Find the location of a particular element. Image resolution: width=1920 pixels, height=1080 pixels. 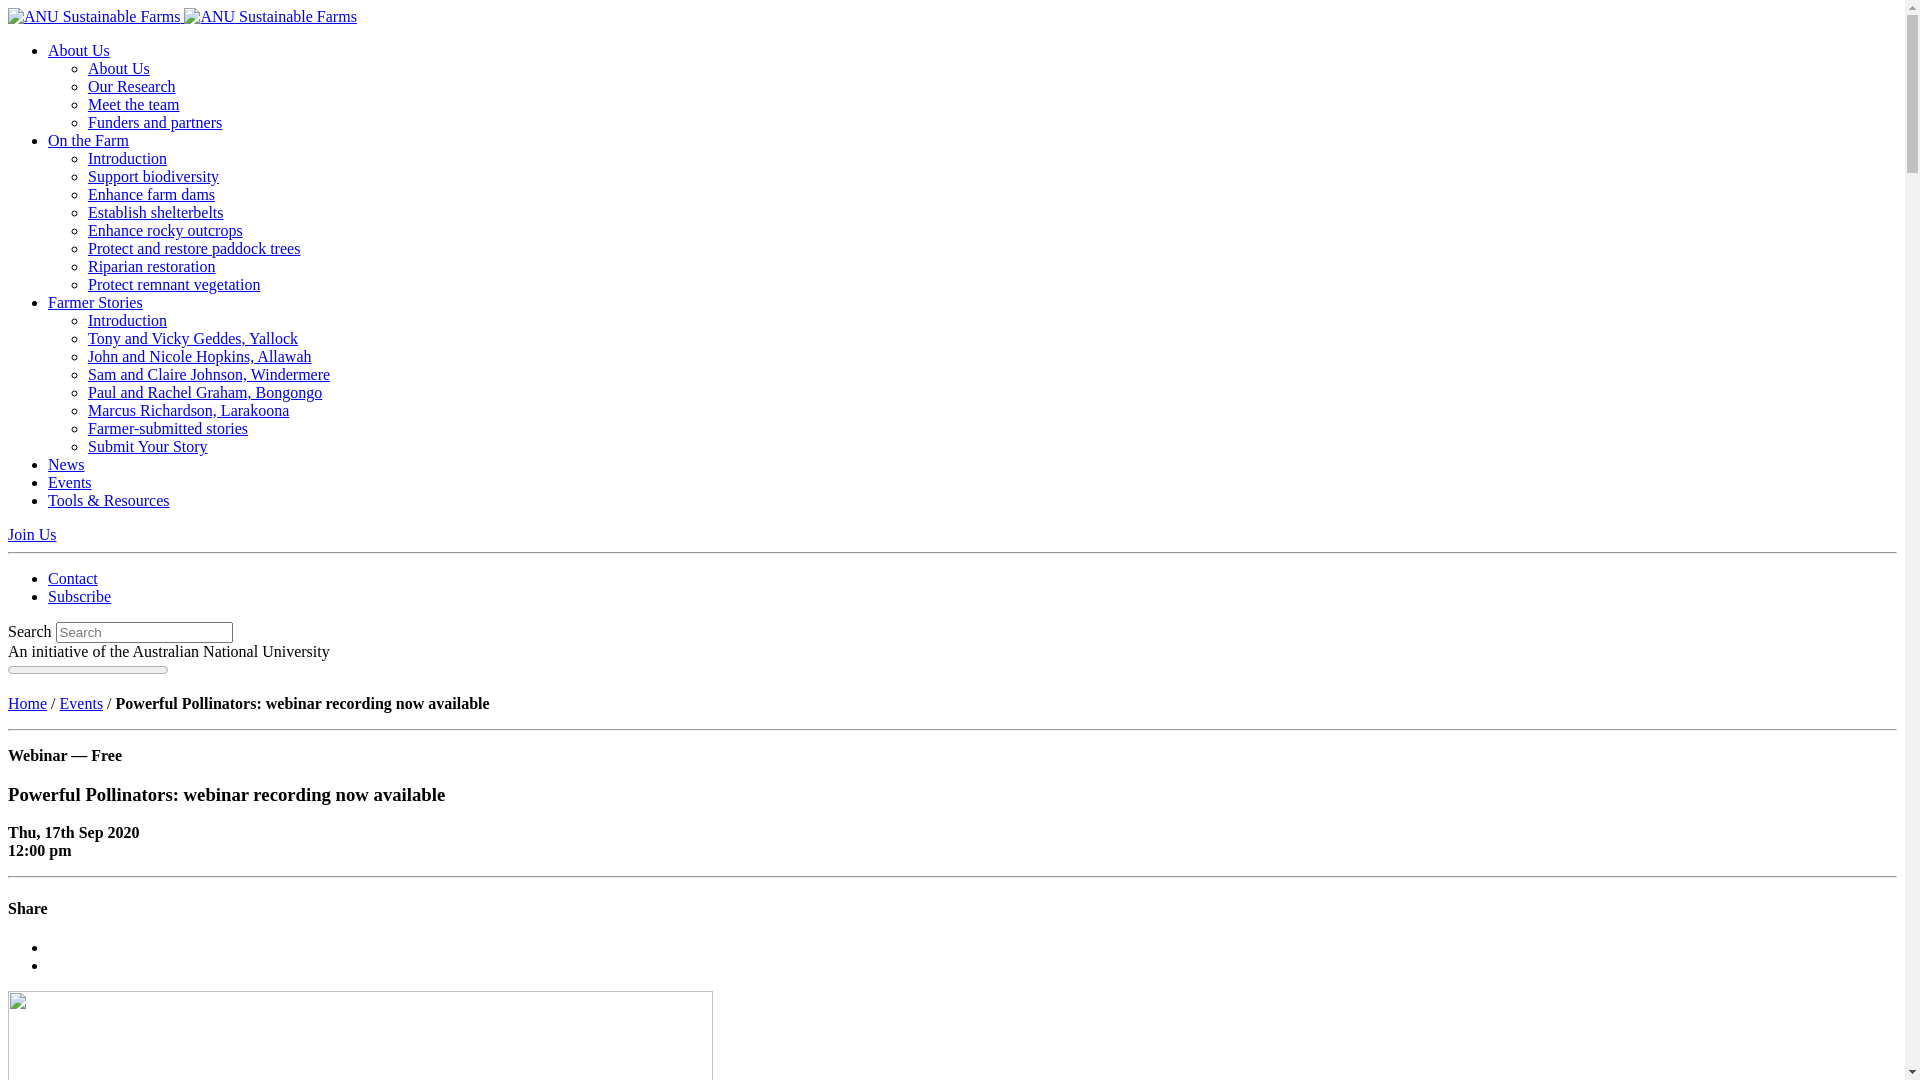

'Riparian restoration' is located at coordinates (86, 265).